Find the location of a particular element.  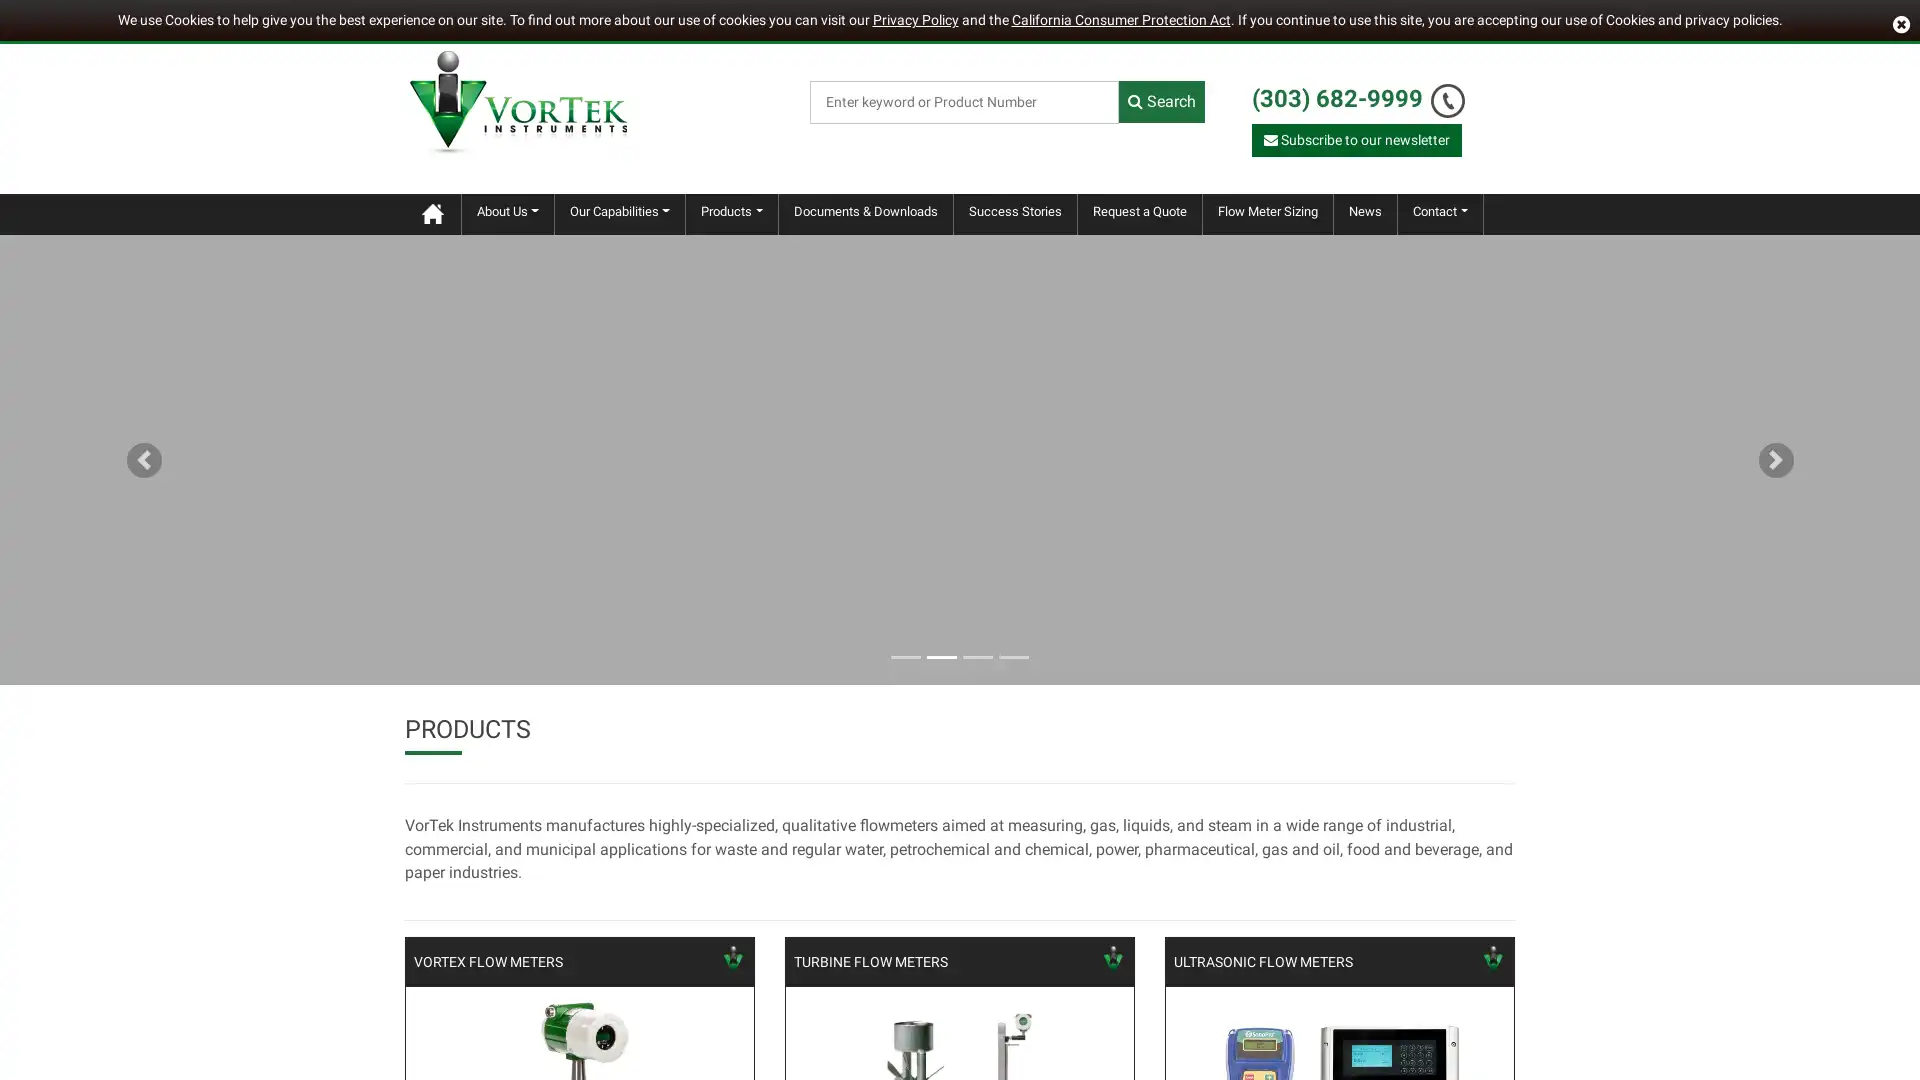

Goto slide 4 is located at coordinates (1013, 615).